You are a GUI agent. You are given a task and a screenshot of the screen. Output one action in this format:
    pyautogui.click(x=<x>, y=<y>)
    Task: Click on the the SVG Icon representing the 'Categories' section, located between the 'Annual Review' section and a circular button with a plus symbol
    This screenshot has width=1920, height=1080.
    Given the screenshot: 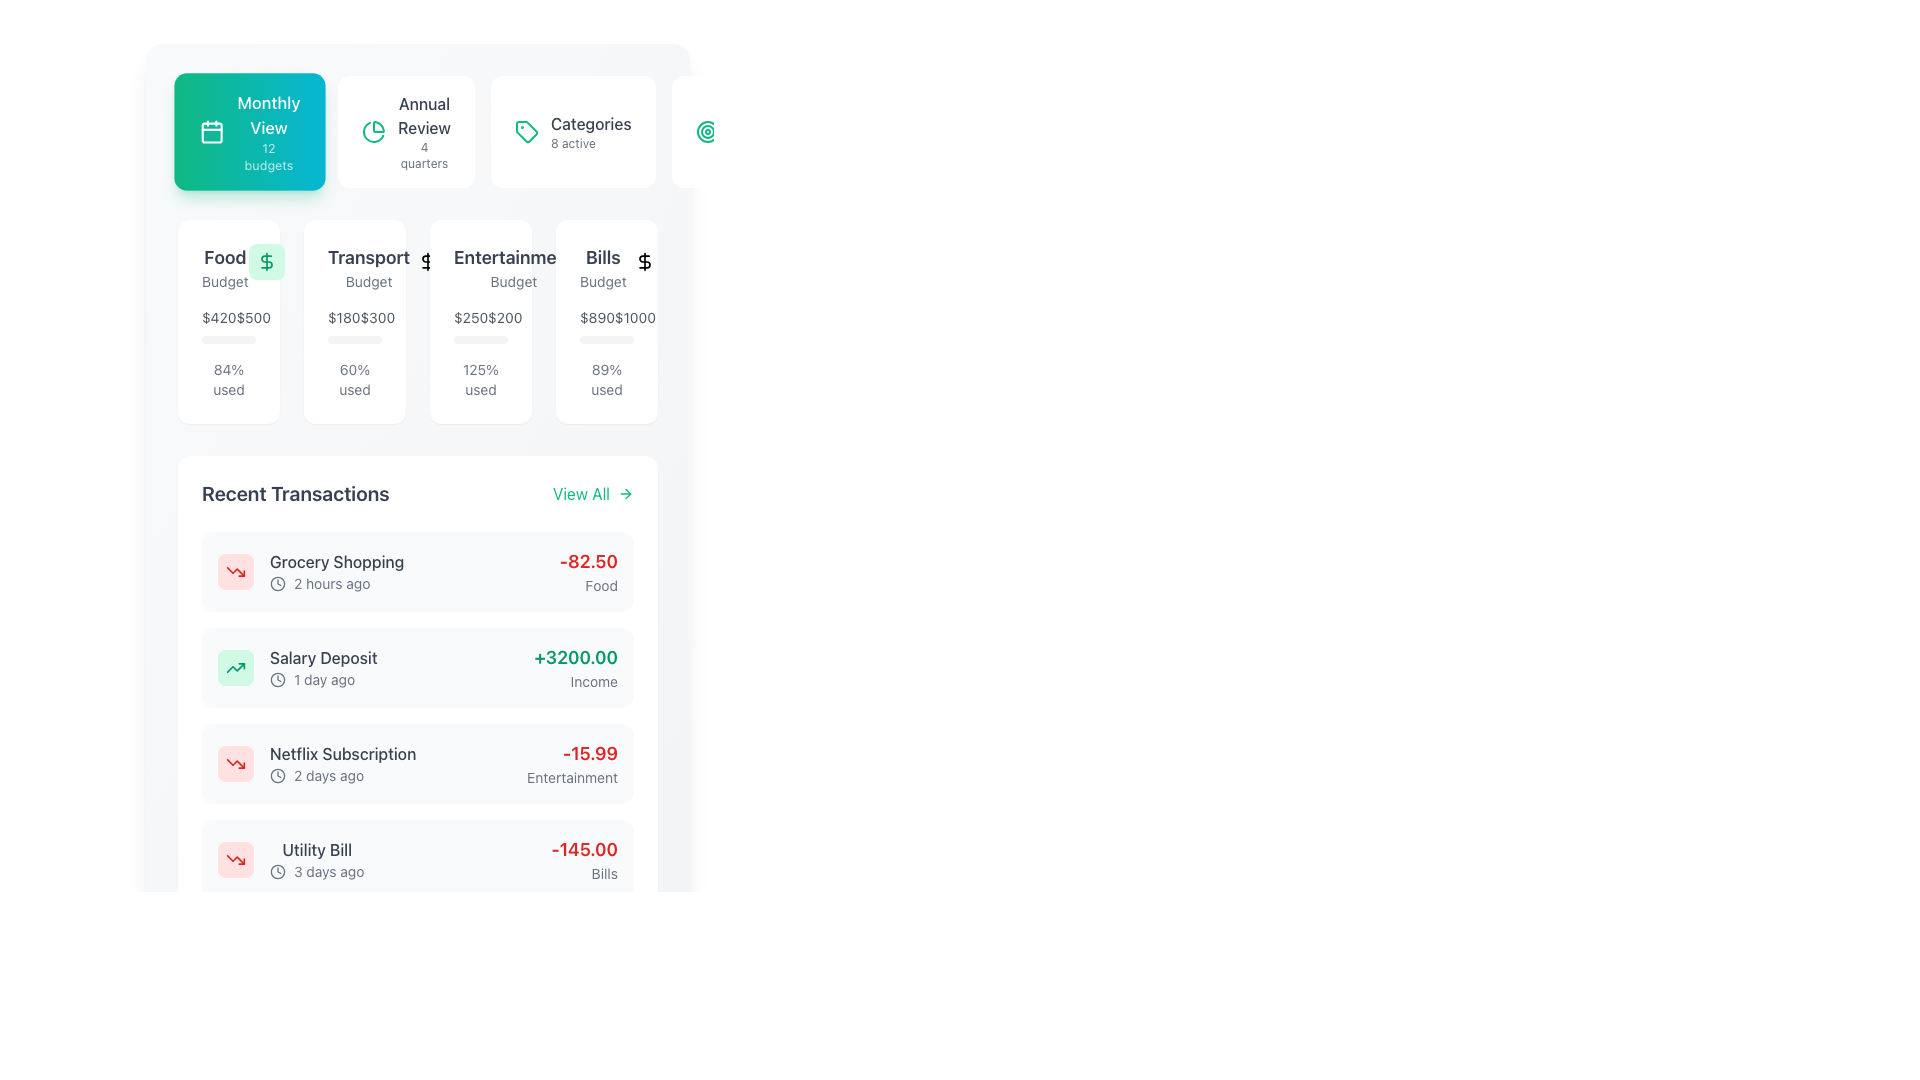 What is the action you would take?
    pyautogui.click(x=526, y=131)
    